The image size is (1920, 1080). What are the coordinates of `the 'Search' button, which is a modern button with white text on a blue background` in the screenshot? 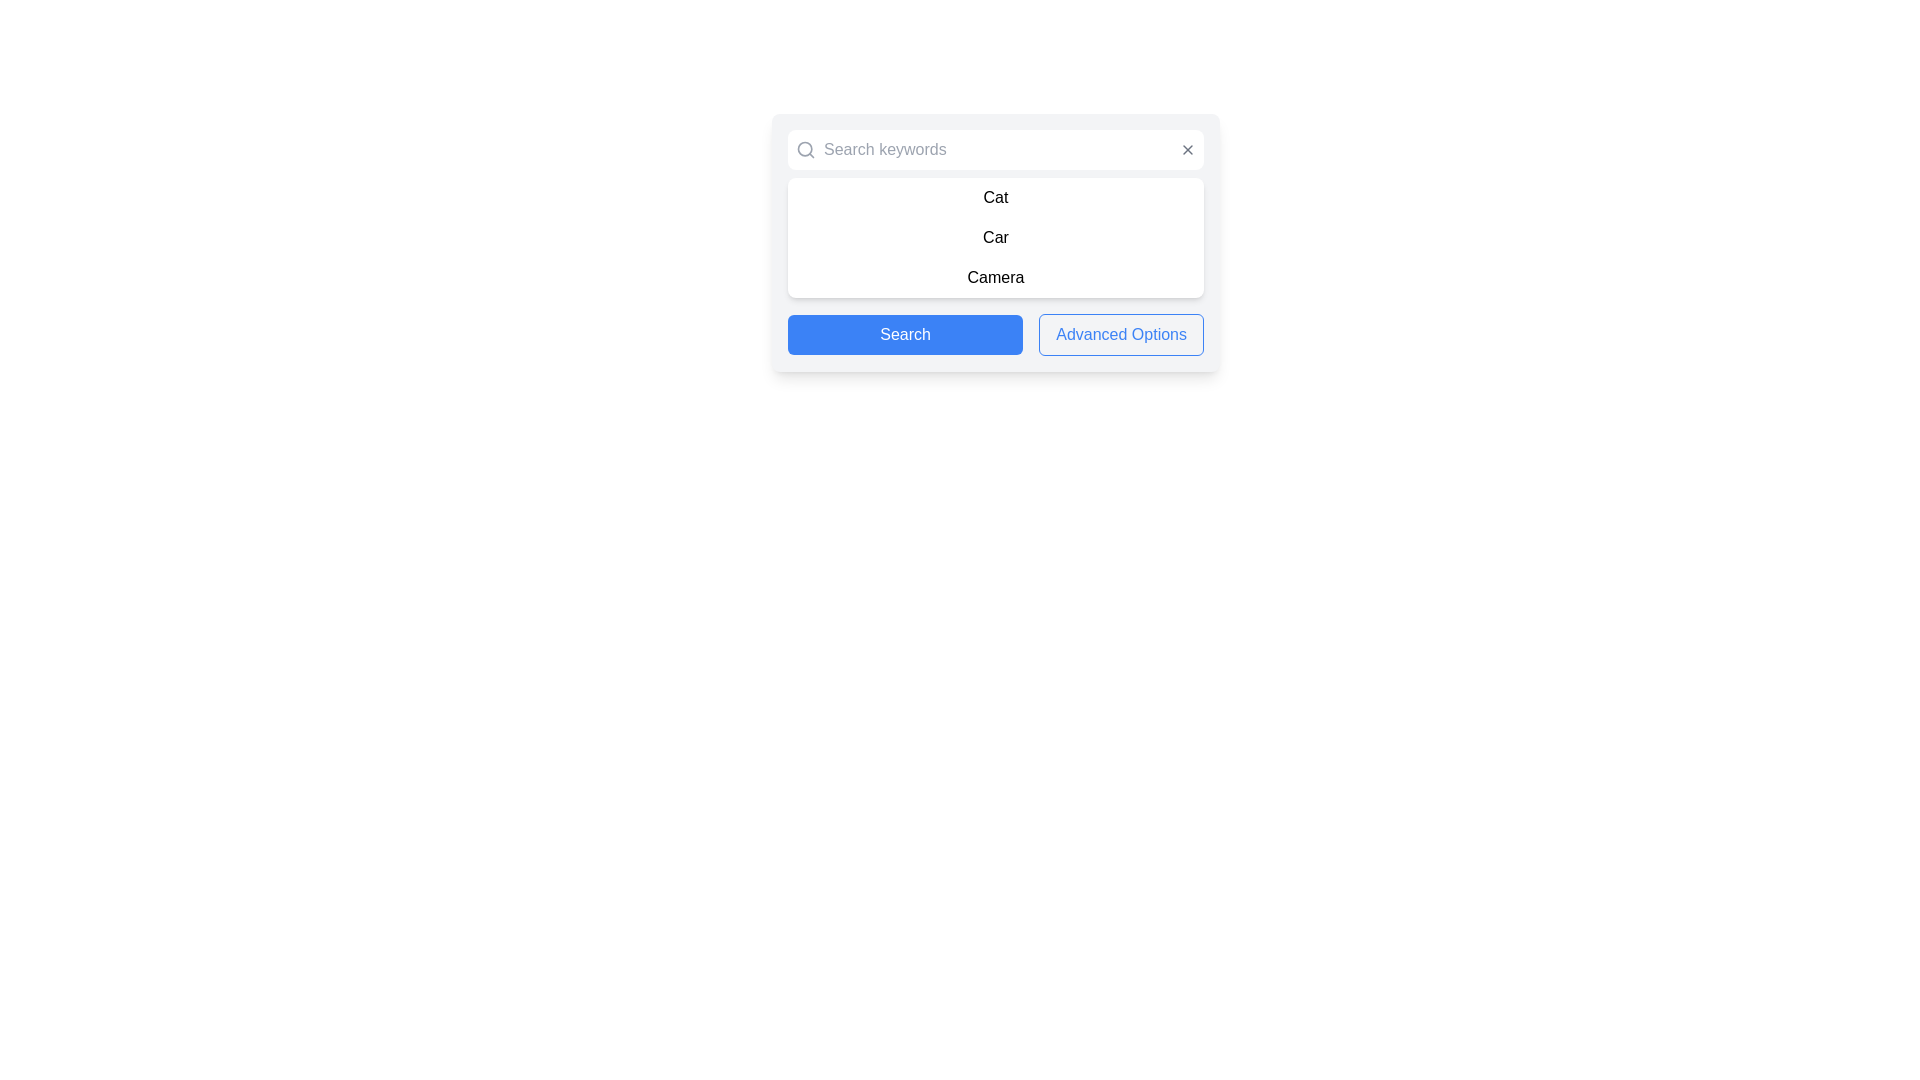 It's located at (904, 334).